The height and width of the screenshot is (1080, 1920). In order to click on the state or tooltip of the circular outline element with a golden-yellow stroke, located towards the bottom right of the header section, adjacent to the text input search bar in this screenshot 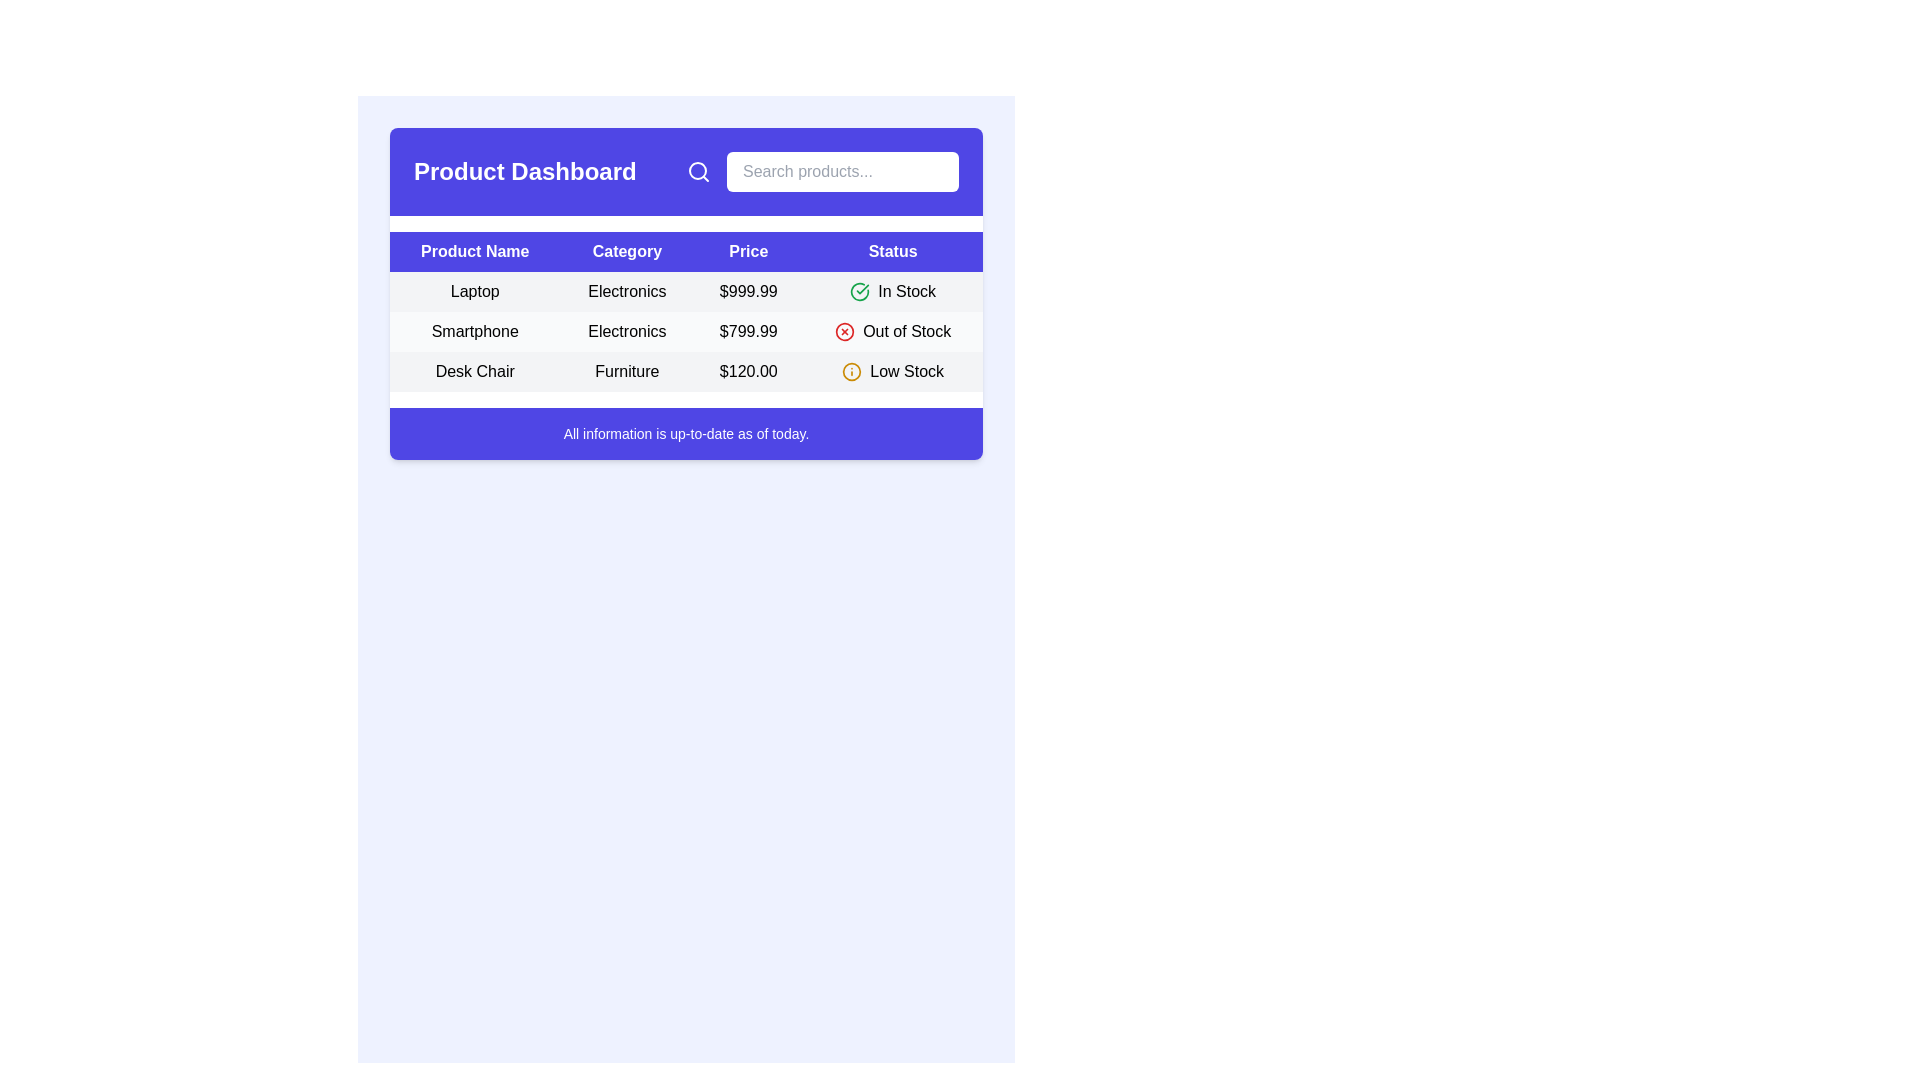, I will do `click(852, 371)`.